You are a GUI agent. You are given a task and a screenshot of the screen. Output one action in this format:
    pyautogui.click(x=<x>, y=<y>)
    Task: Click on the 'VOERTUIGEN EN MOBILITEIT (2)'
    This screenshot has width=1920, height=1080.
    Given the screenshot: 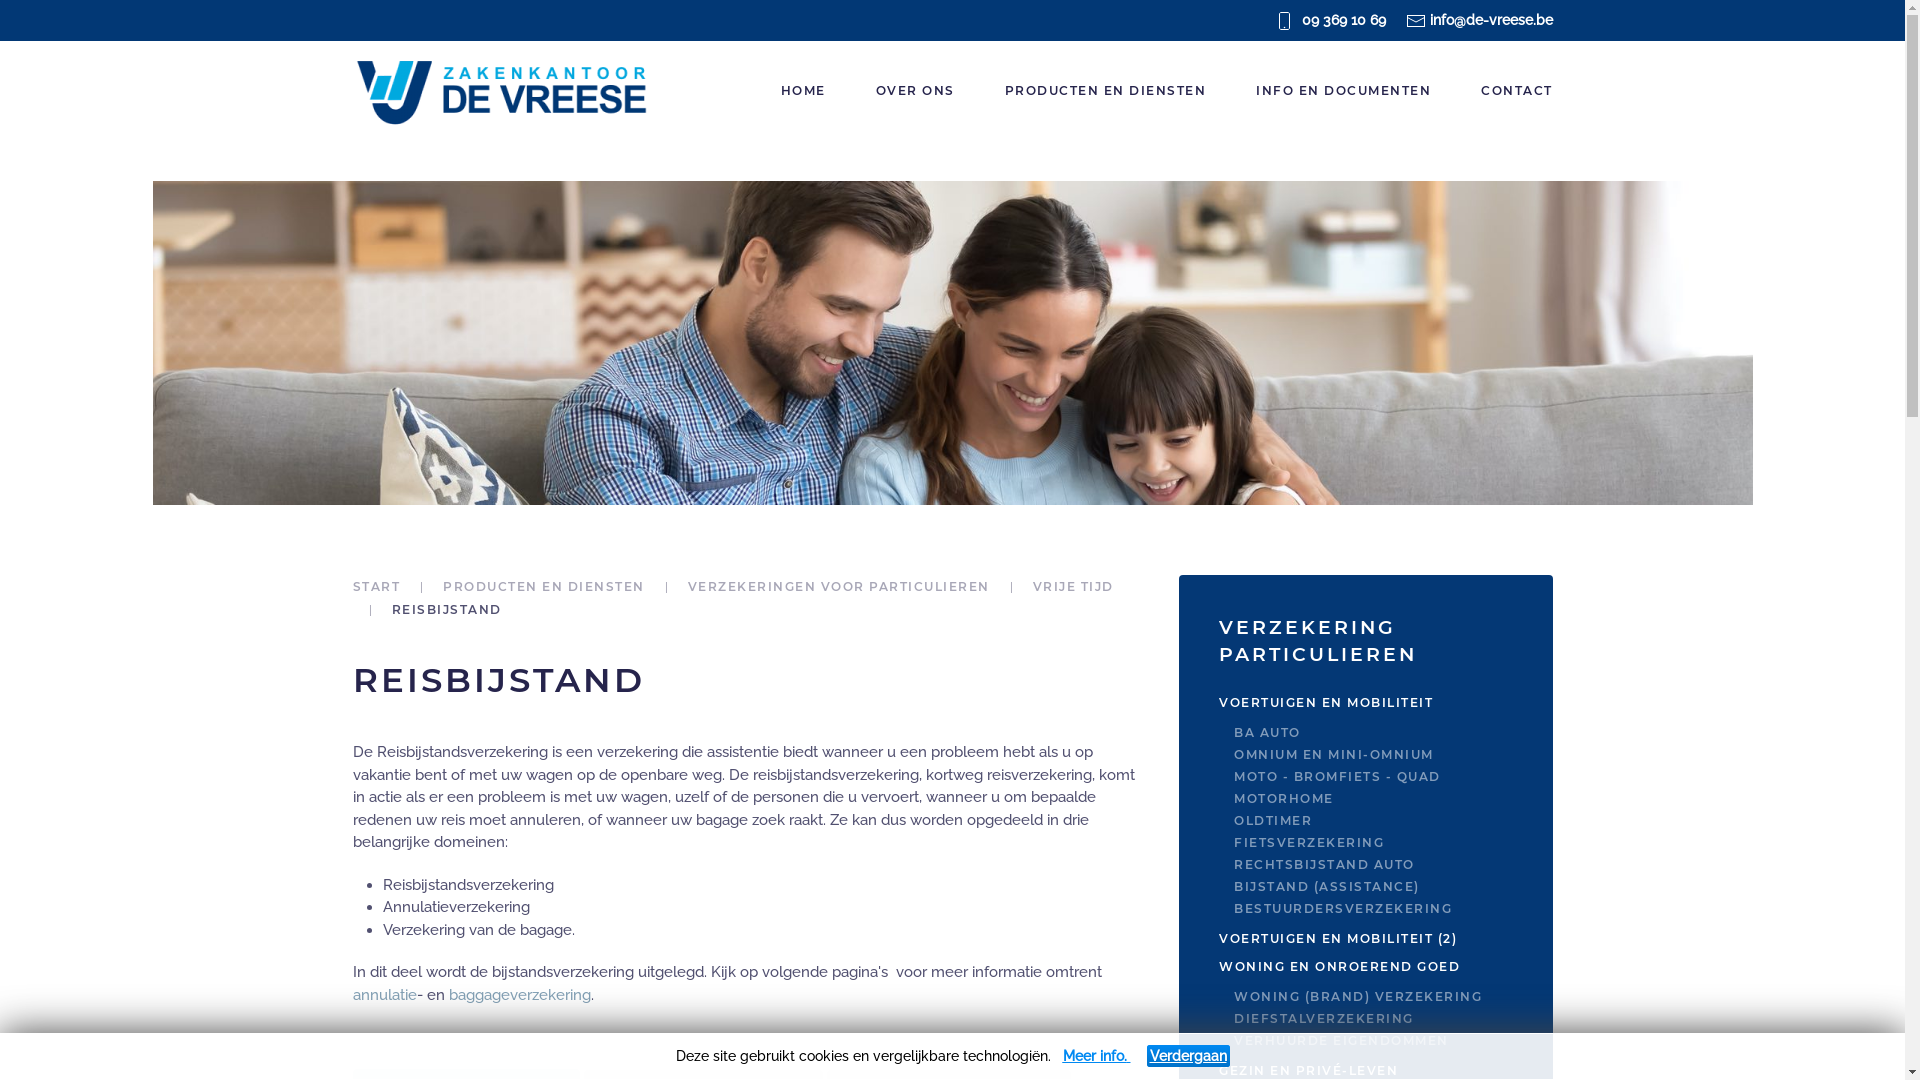 What is the action you would take?
    pyautogui.click(x=1364, y=938)
    